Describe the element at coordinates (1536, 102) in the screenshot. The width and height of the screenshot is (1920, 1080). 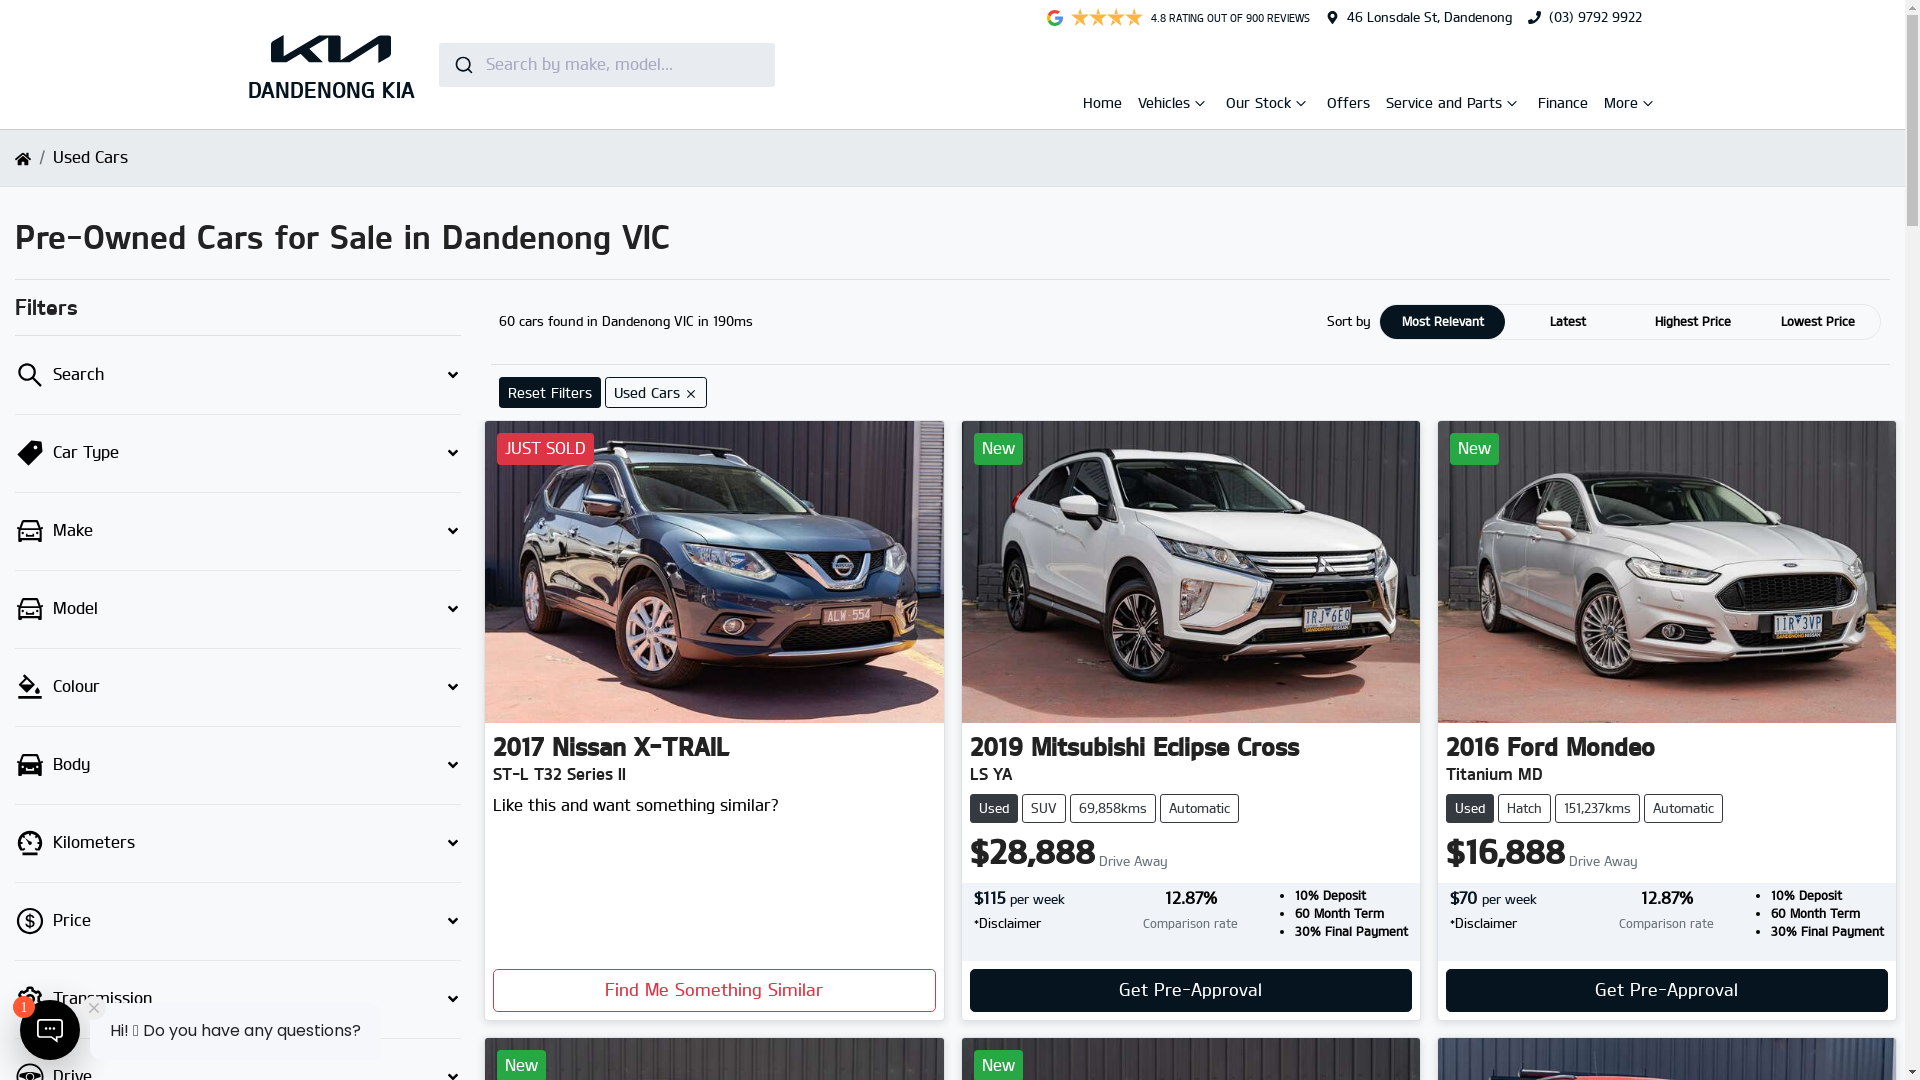
I see `'Finance'` at that location.